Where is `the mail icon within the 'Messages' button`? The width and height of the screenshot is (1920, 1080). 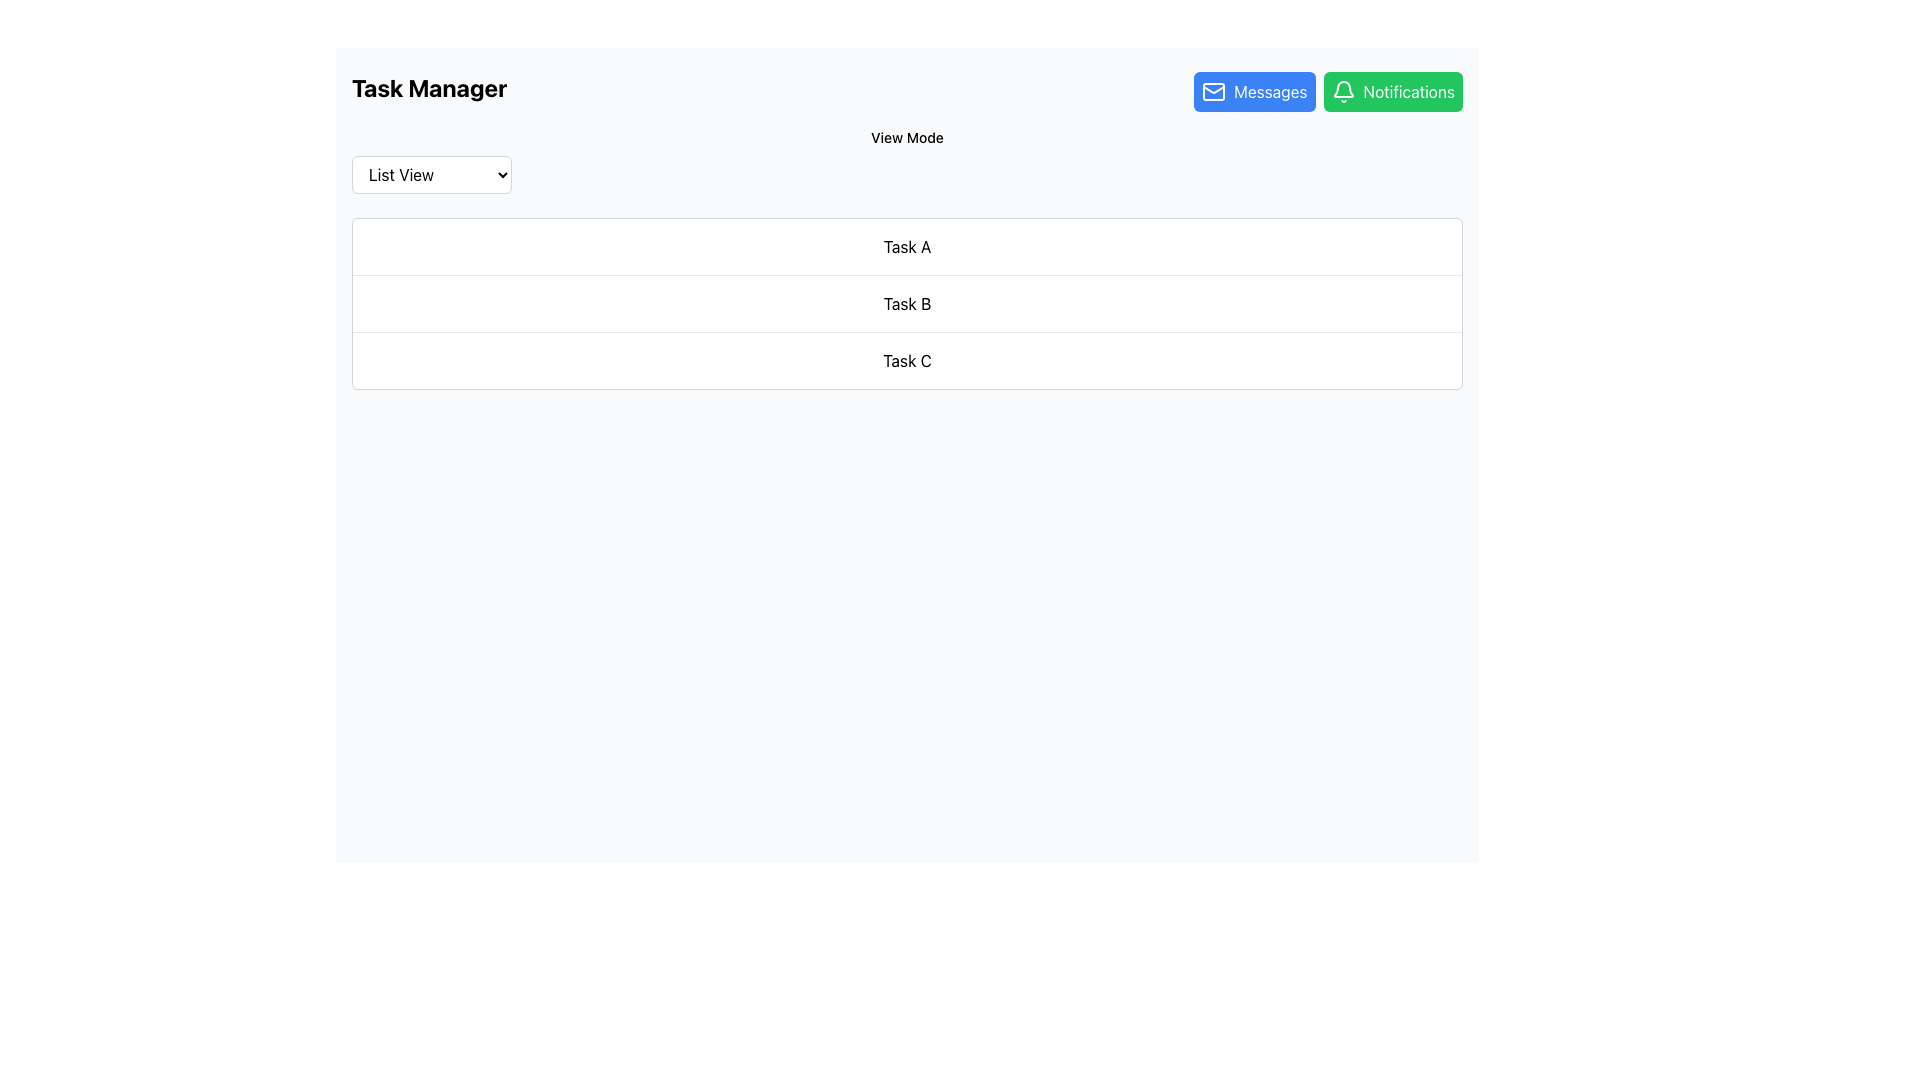 the mail icon within the 'Messages' button is located at coordinates (1213, 92).